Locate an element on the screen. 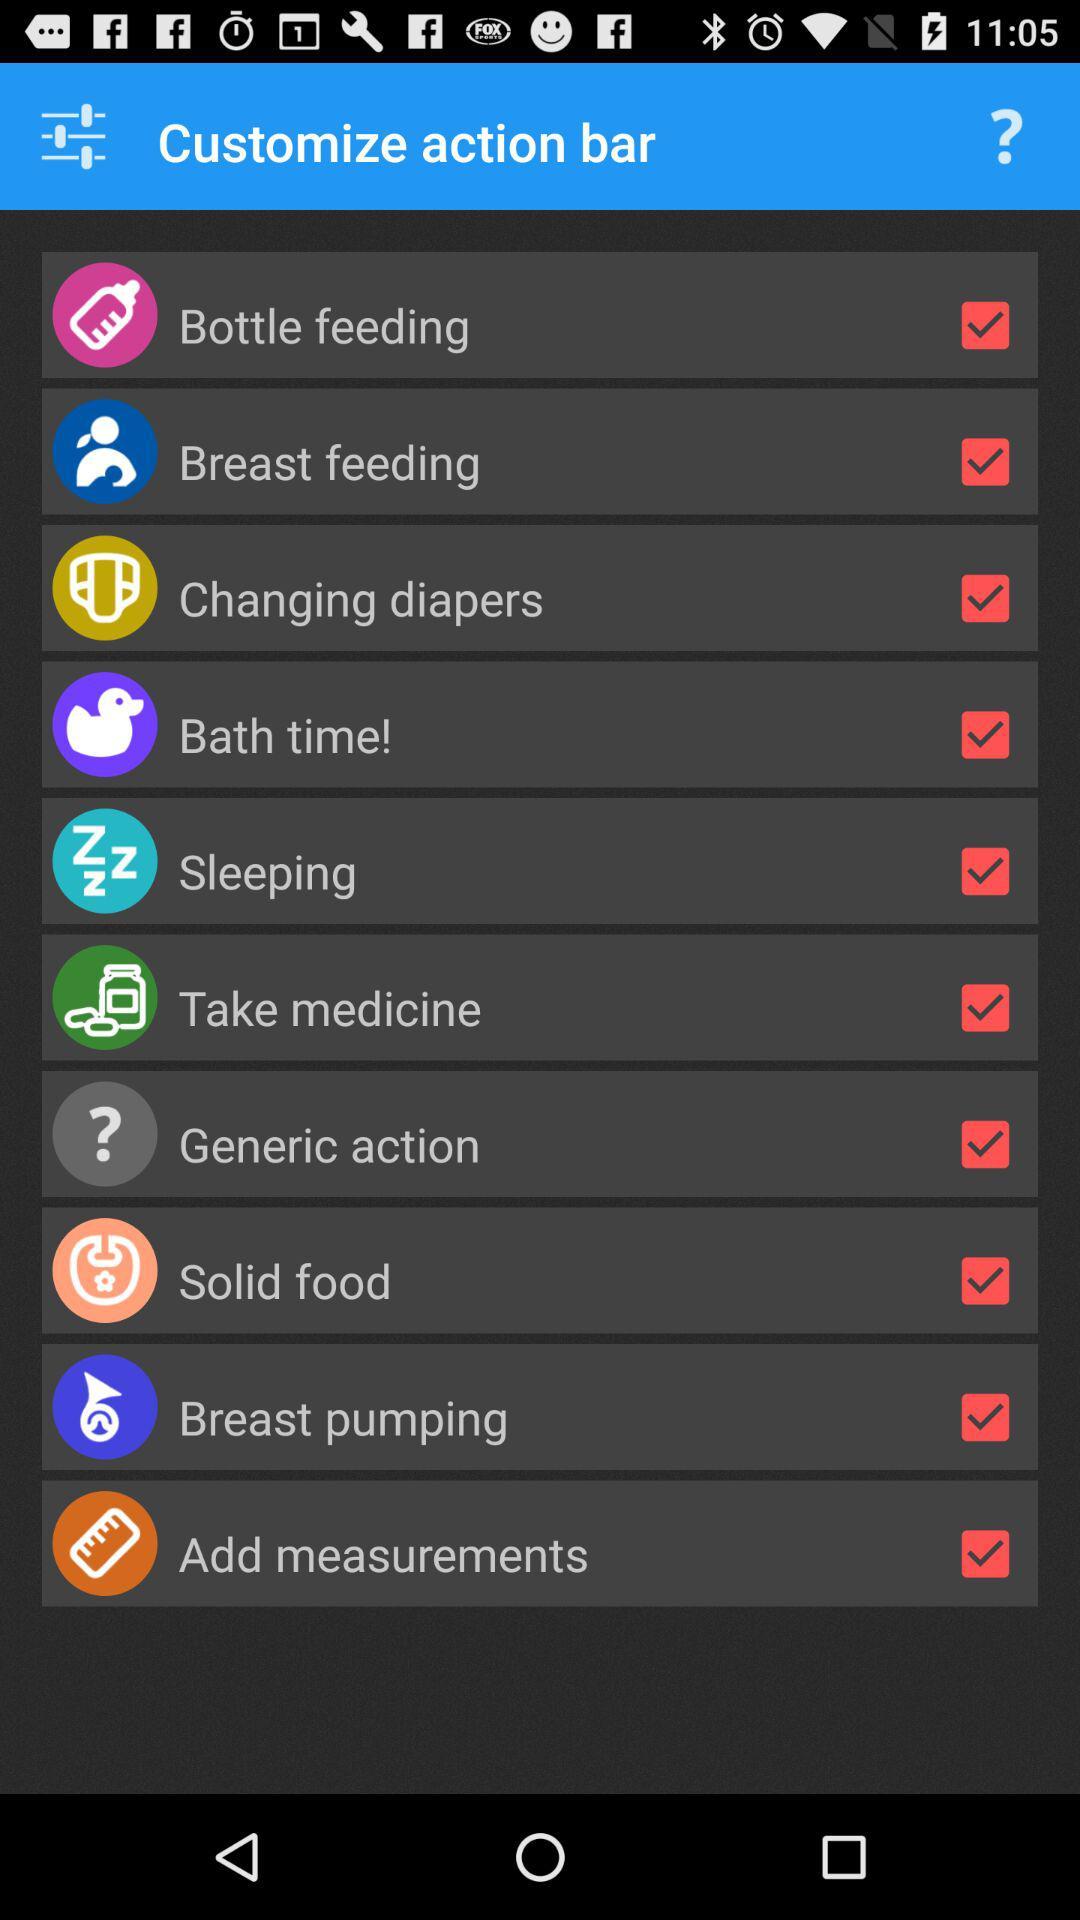 The height and width of the screenshot is (1920, 1080). query option is located at coordinates (1006, 135).